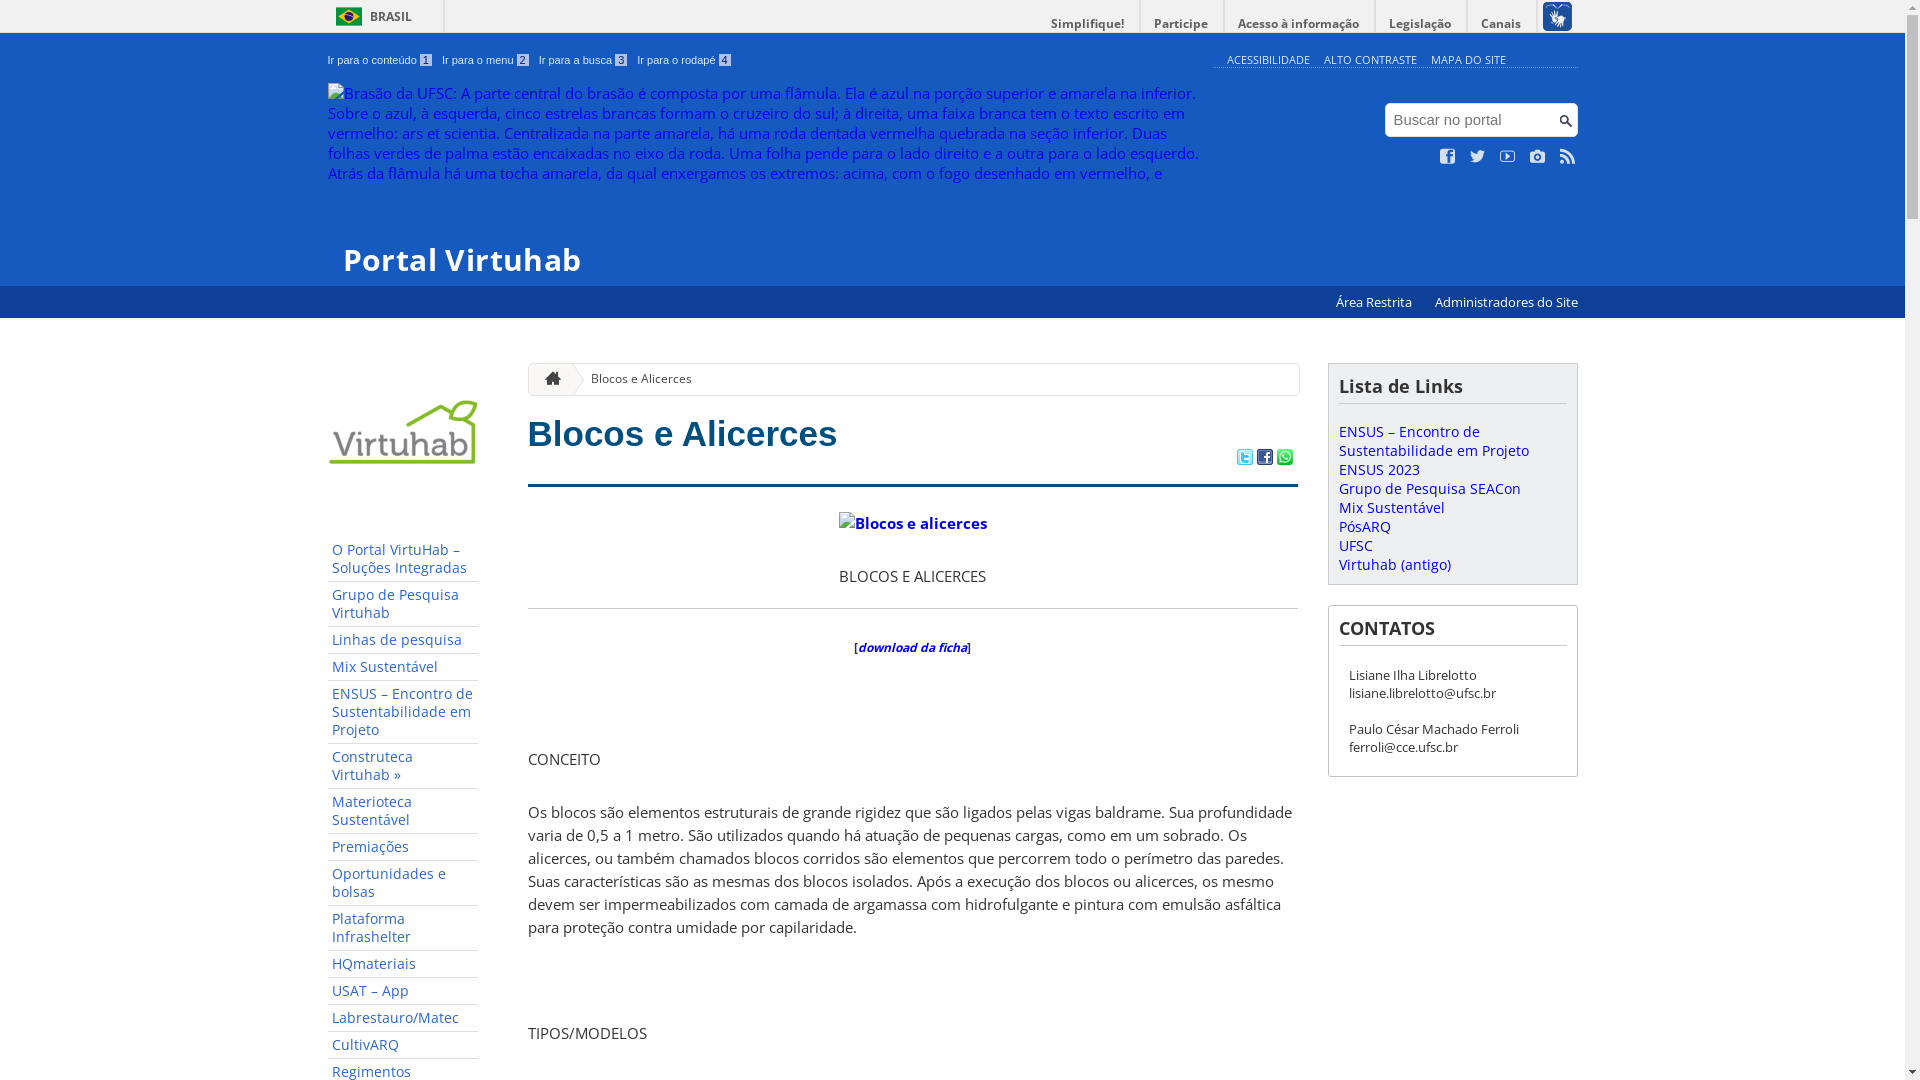 This screenshot has height=1080, width=1920. What do you see at coordinates (485, 59) in the screenshot?
I see `'Ir para o menu 2'` at bounding box center [485, 59].